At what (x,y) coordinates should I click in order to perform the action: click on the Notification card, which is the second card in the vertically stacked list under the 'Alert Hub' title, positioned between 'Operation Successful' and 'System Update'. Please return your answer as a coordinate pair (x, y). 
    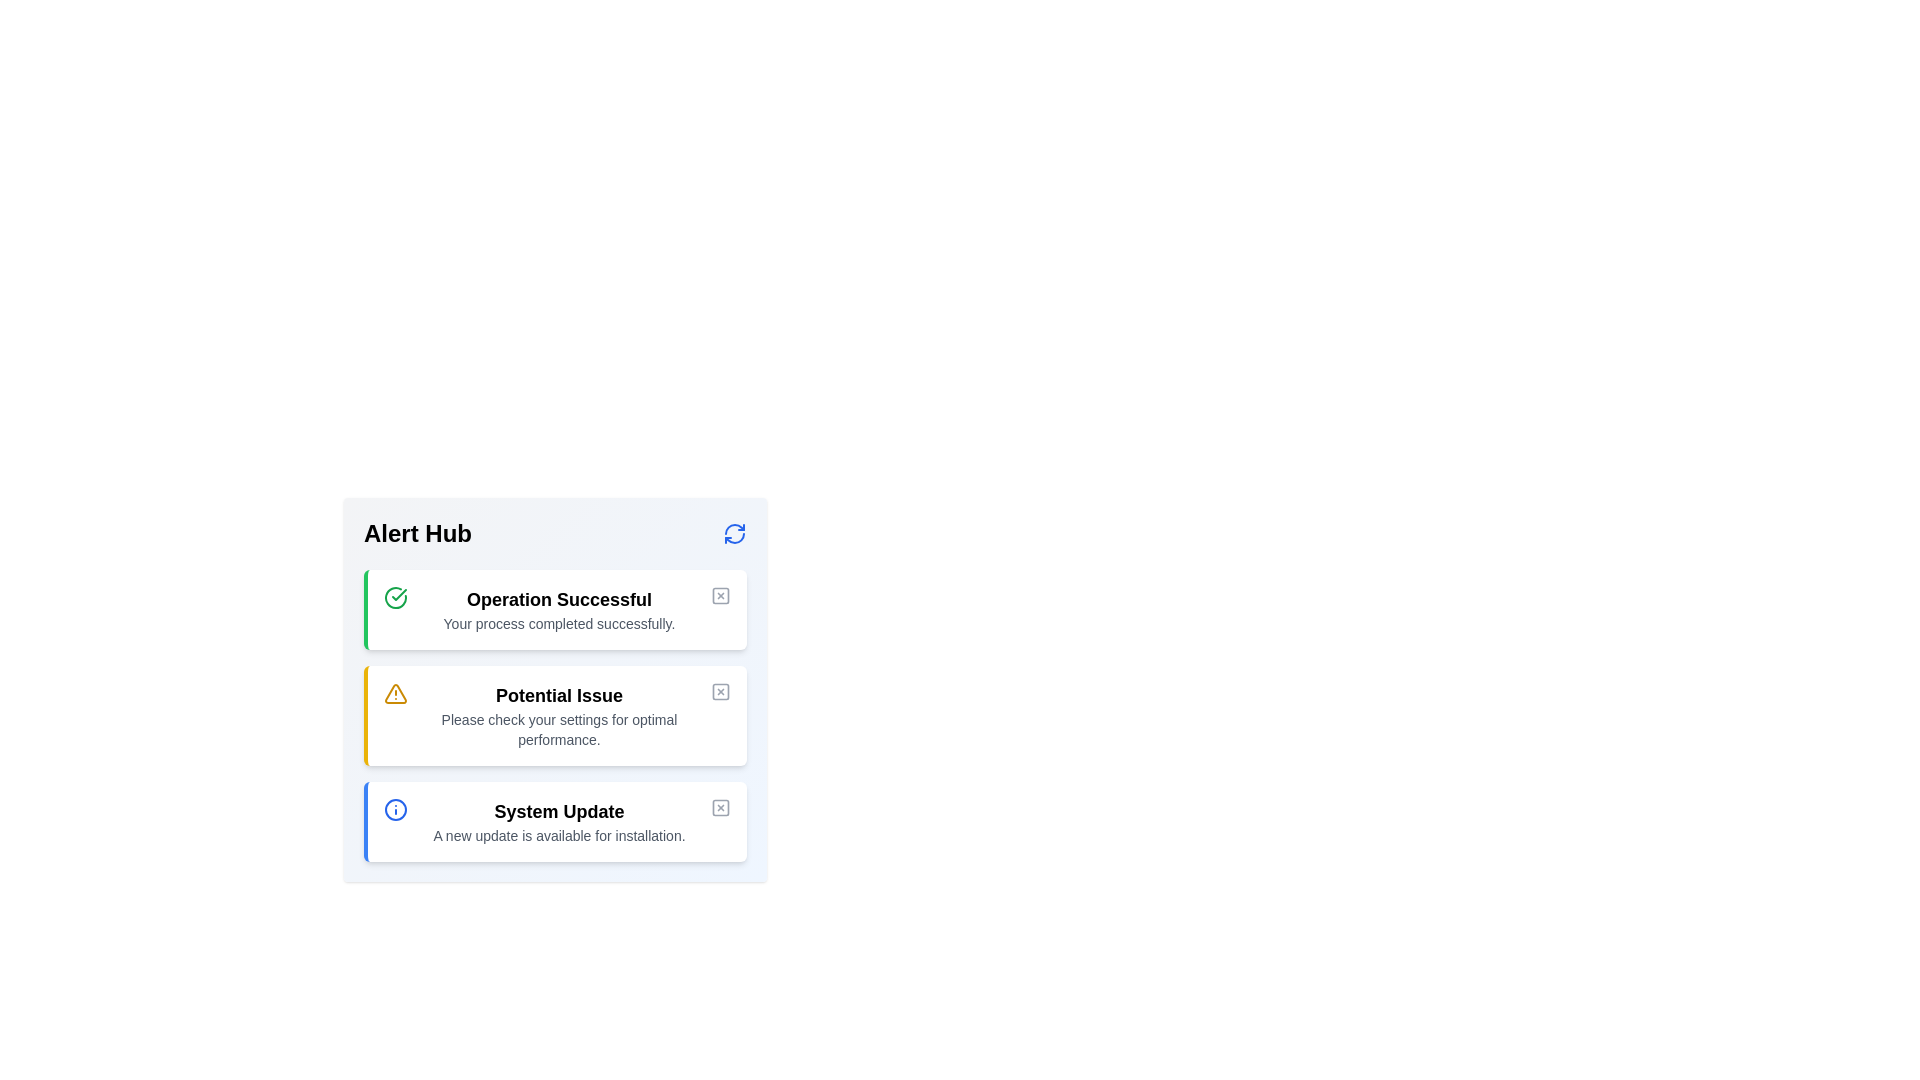
    Looking at the image, I should click on (555, 715).